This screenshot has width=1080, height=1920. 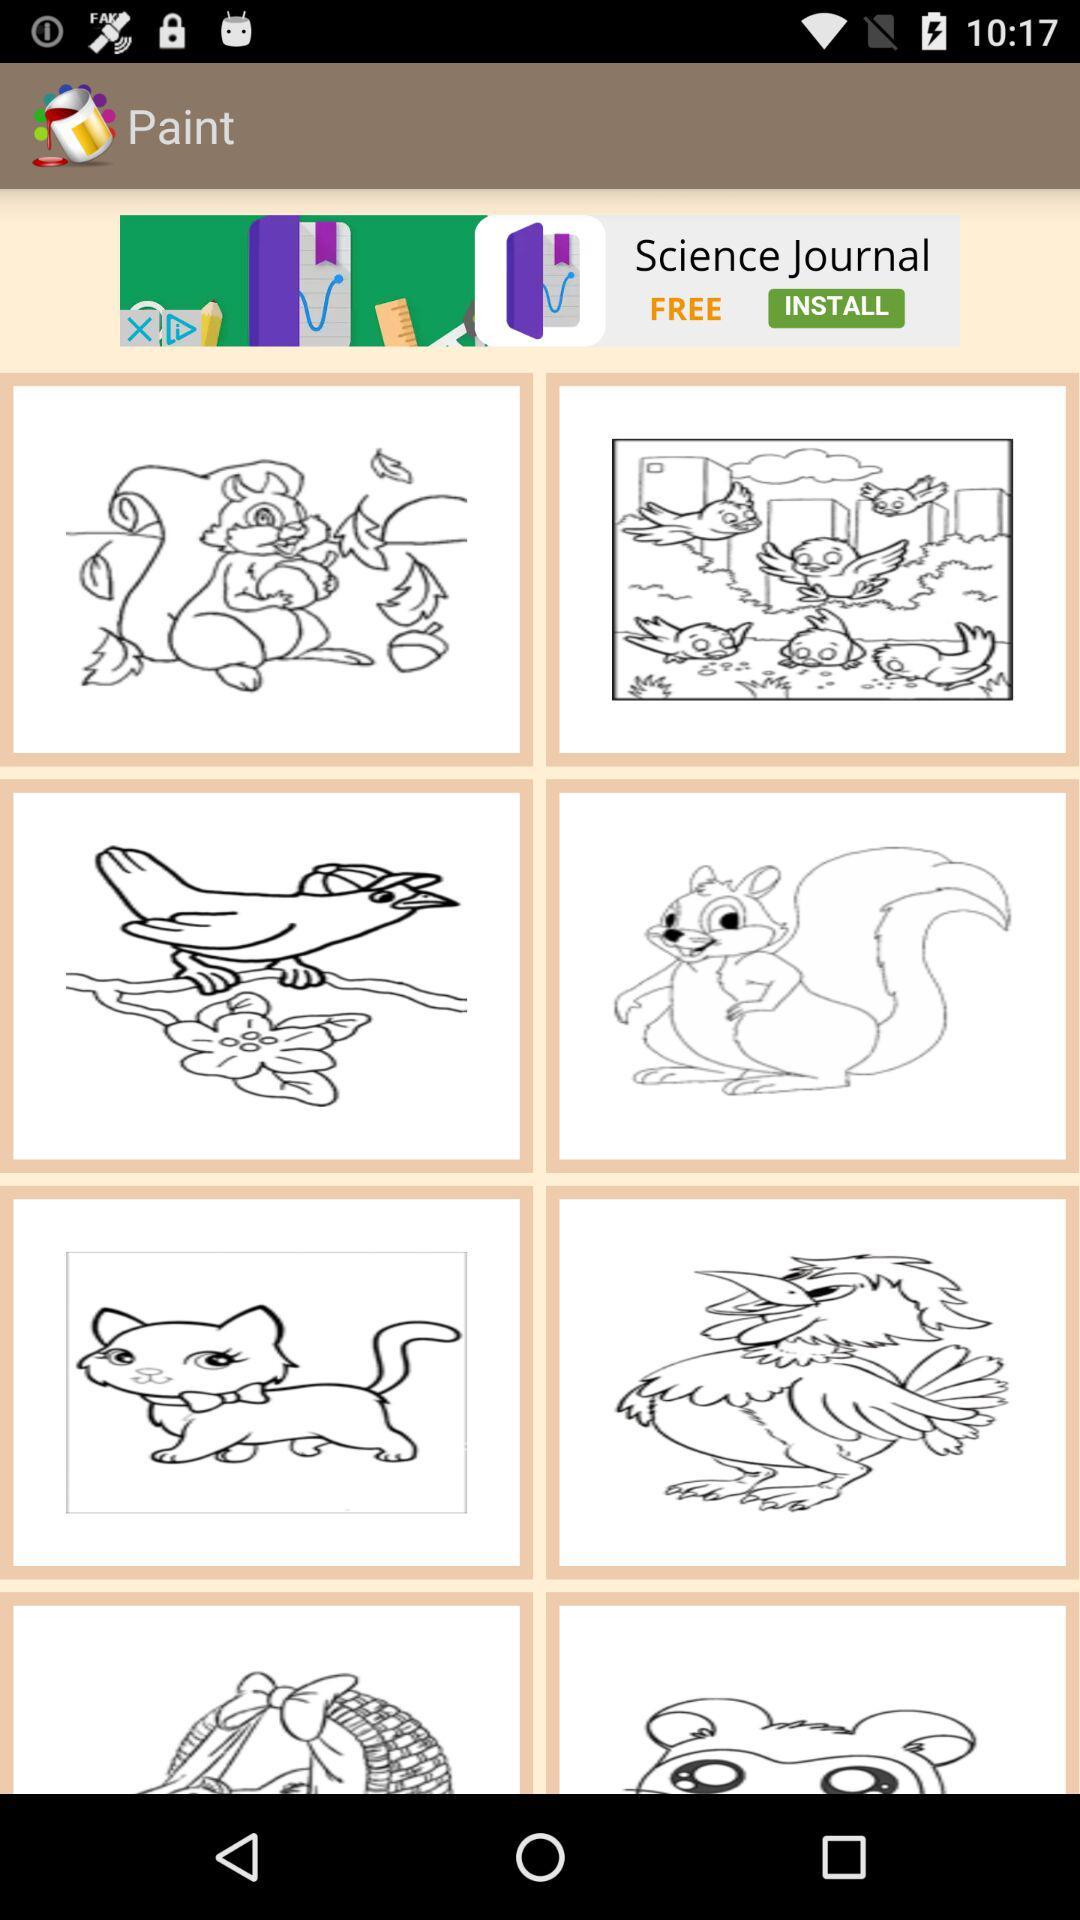 I want to click on details about advertisement, so click(x=540, y=279).